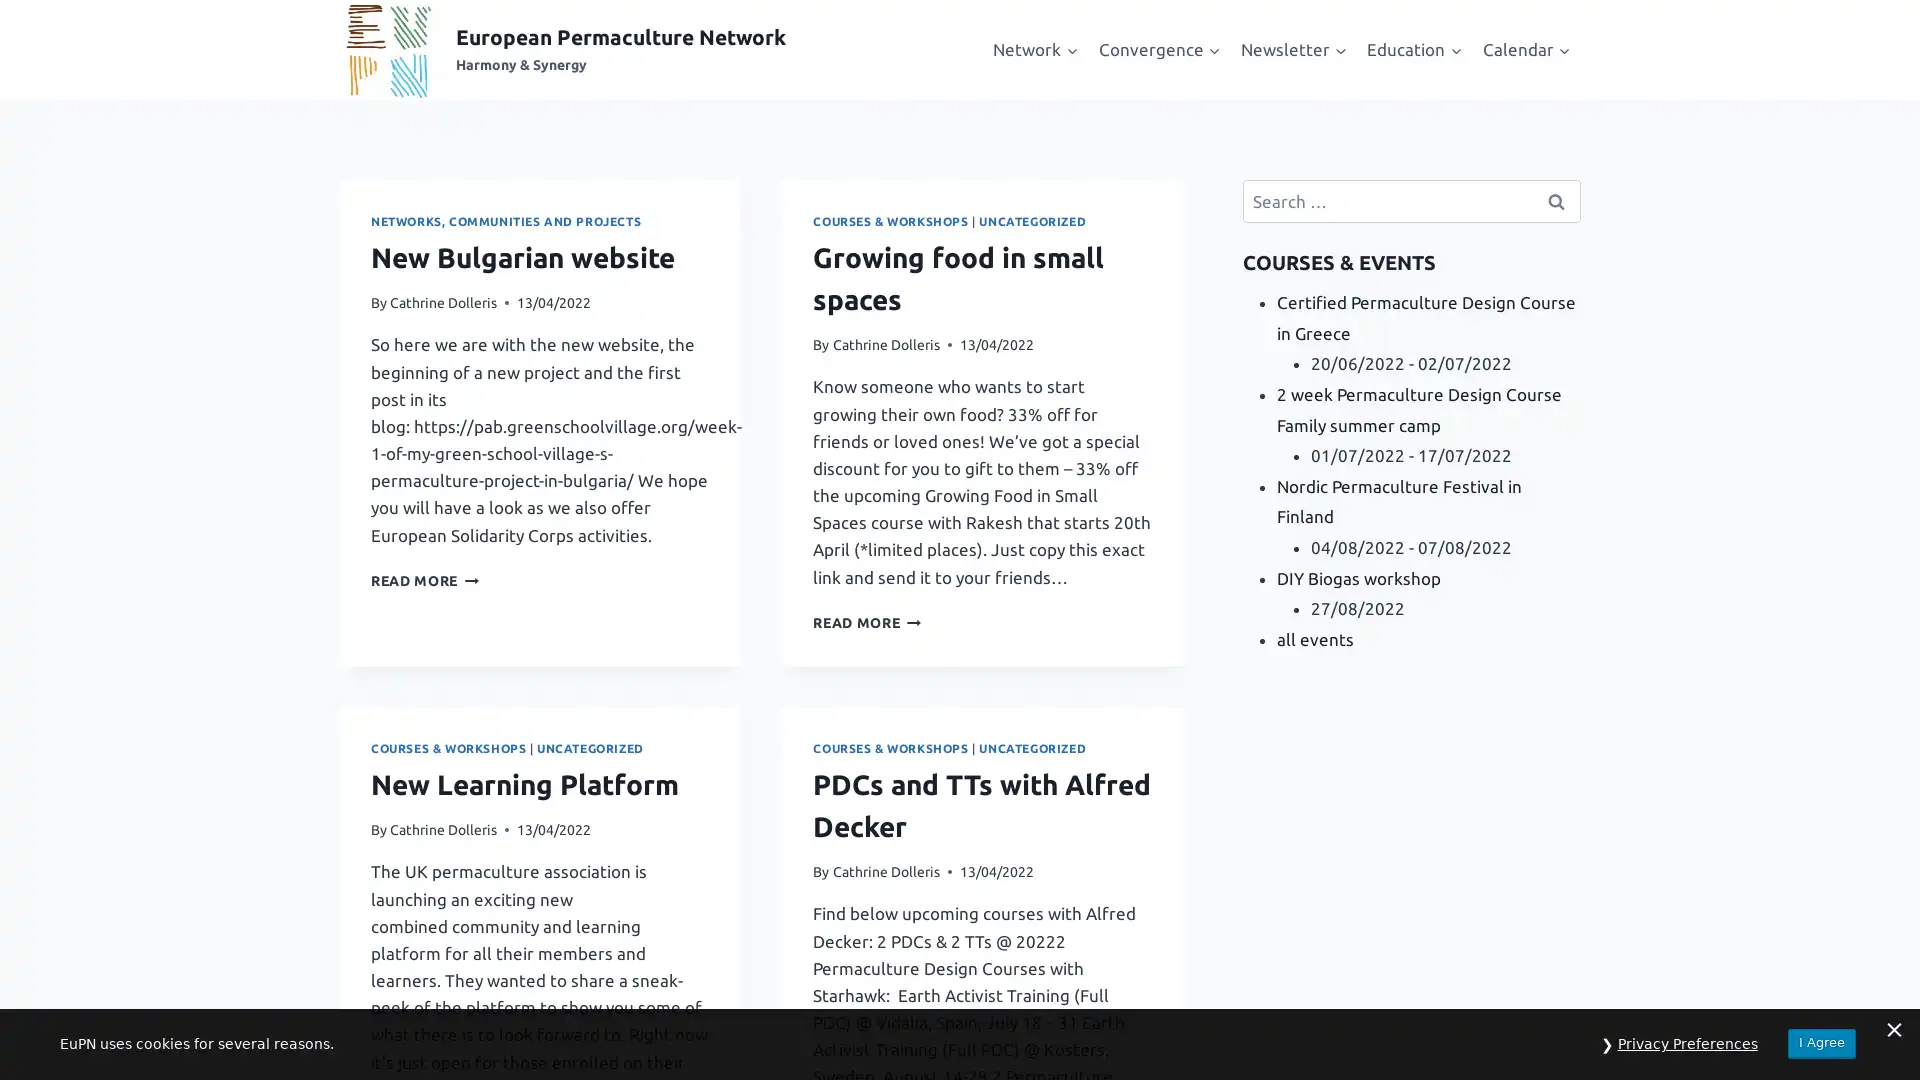 Image resolution: width=1920 pixels, height=1080 pixels. What do you see at coordinates (1293, 48) in the screenshot?
I see `Expand child menu` at bounding box center [1293, 48].